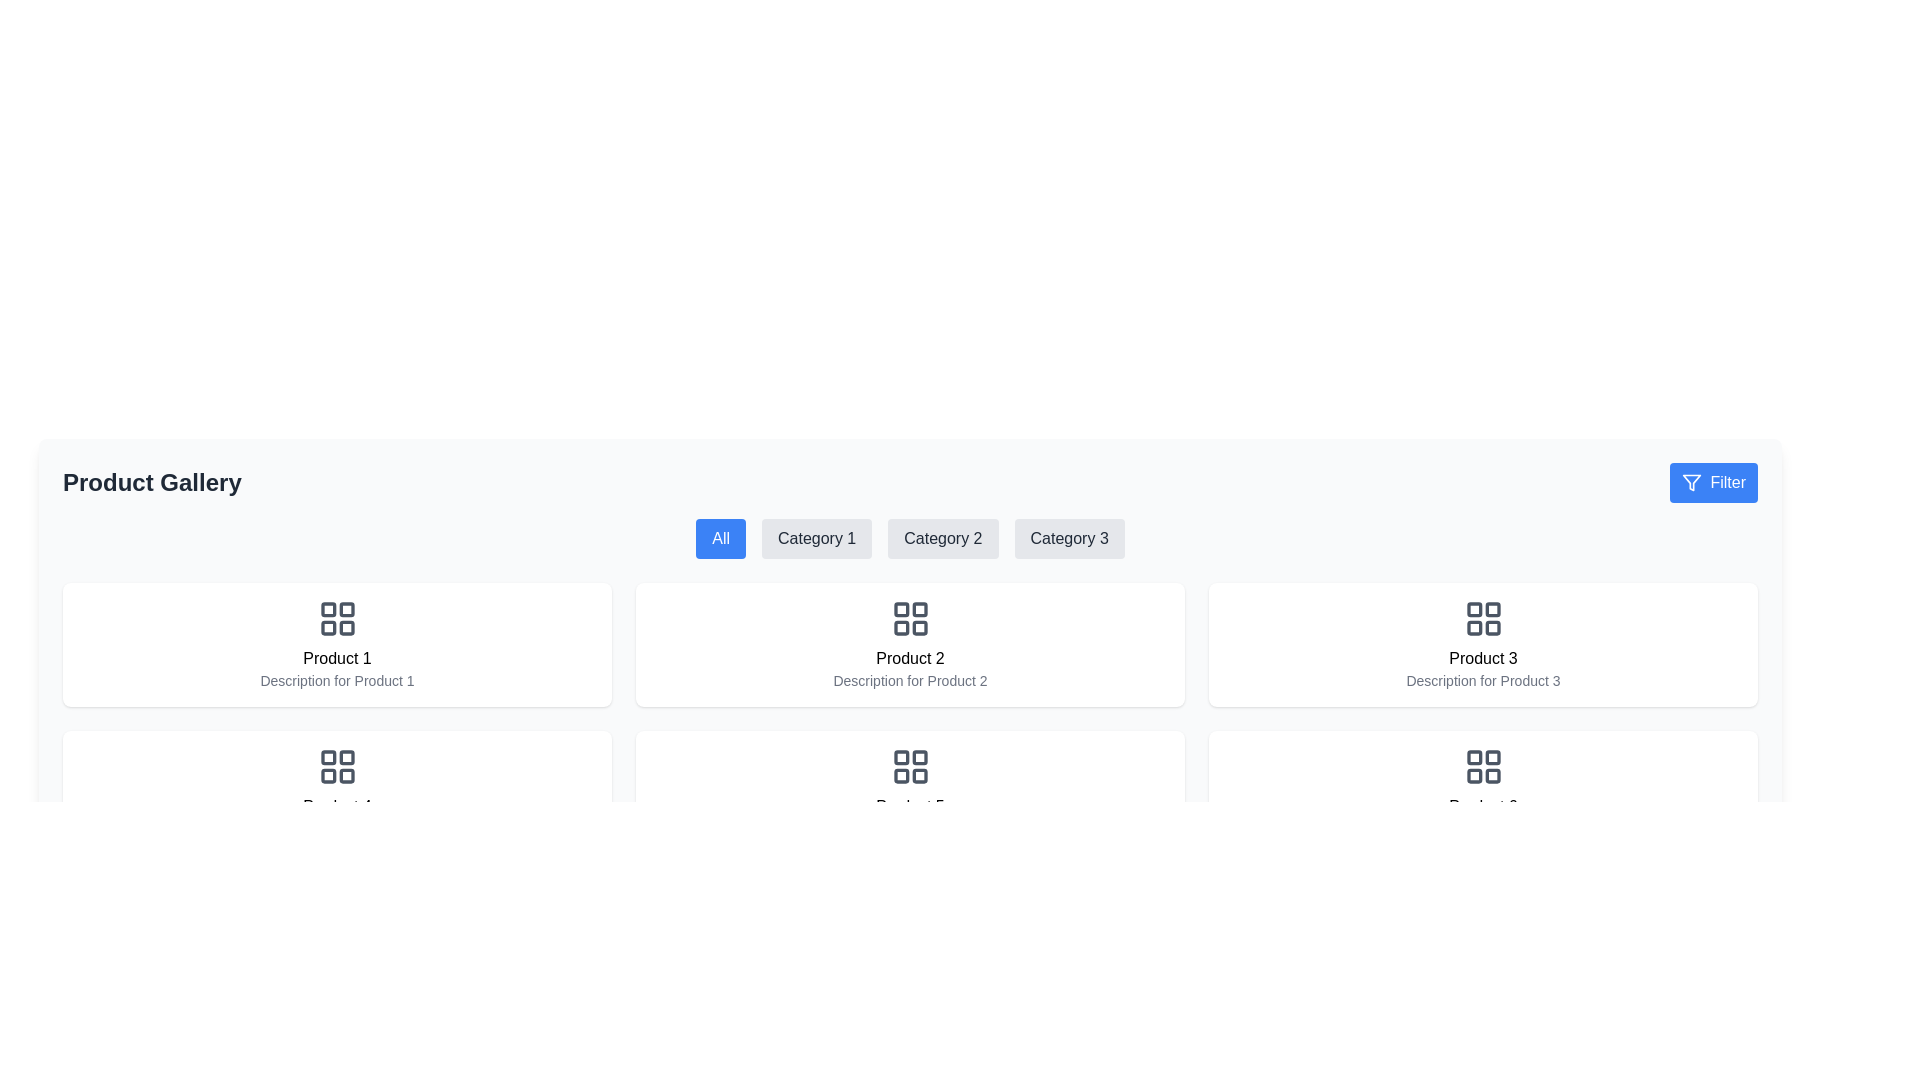  What do you see at coordinates (1474, 757) in the screenshot?
I see `the top-left rounded square icon within the grid layout of four squares in the product entry interface` at bounding box center [1474, 757].